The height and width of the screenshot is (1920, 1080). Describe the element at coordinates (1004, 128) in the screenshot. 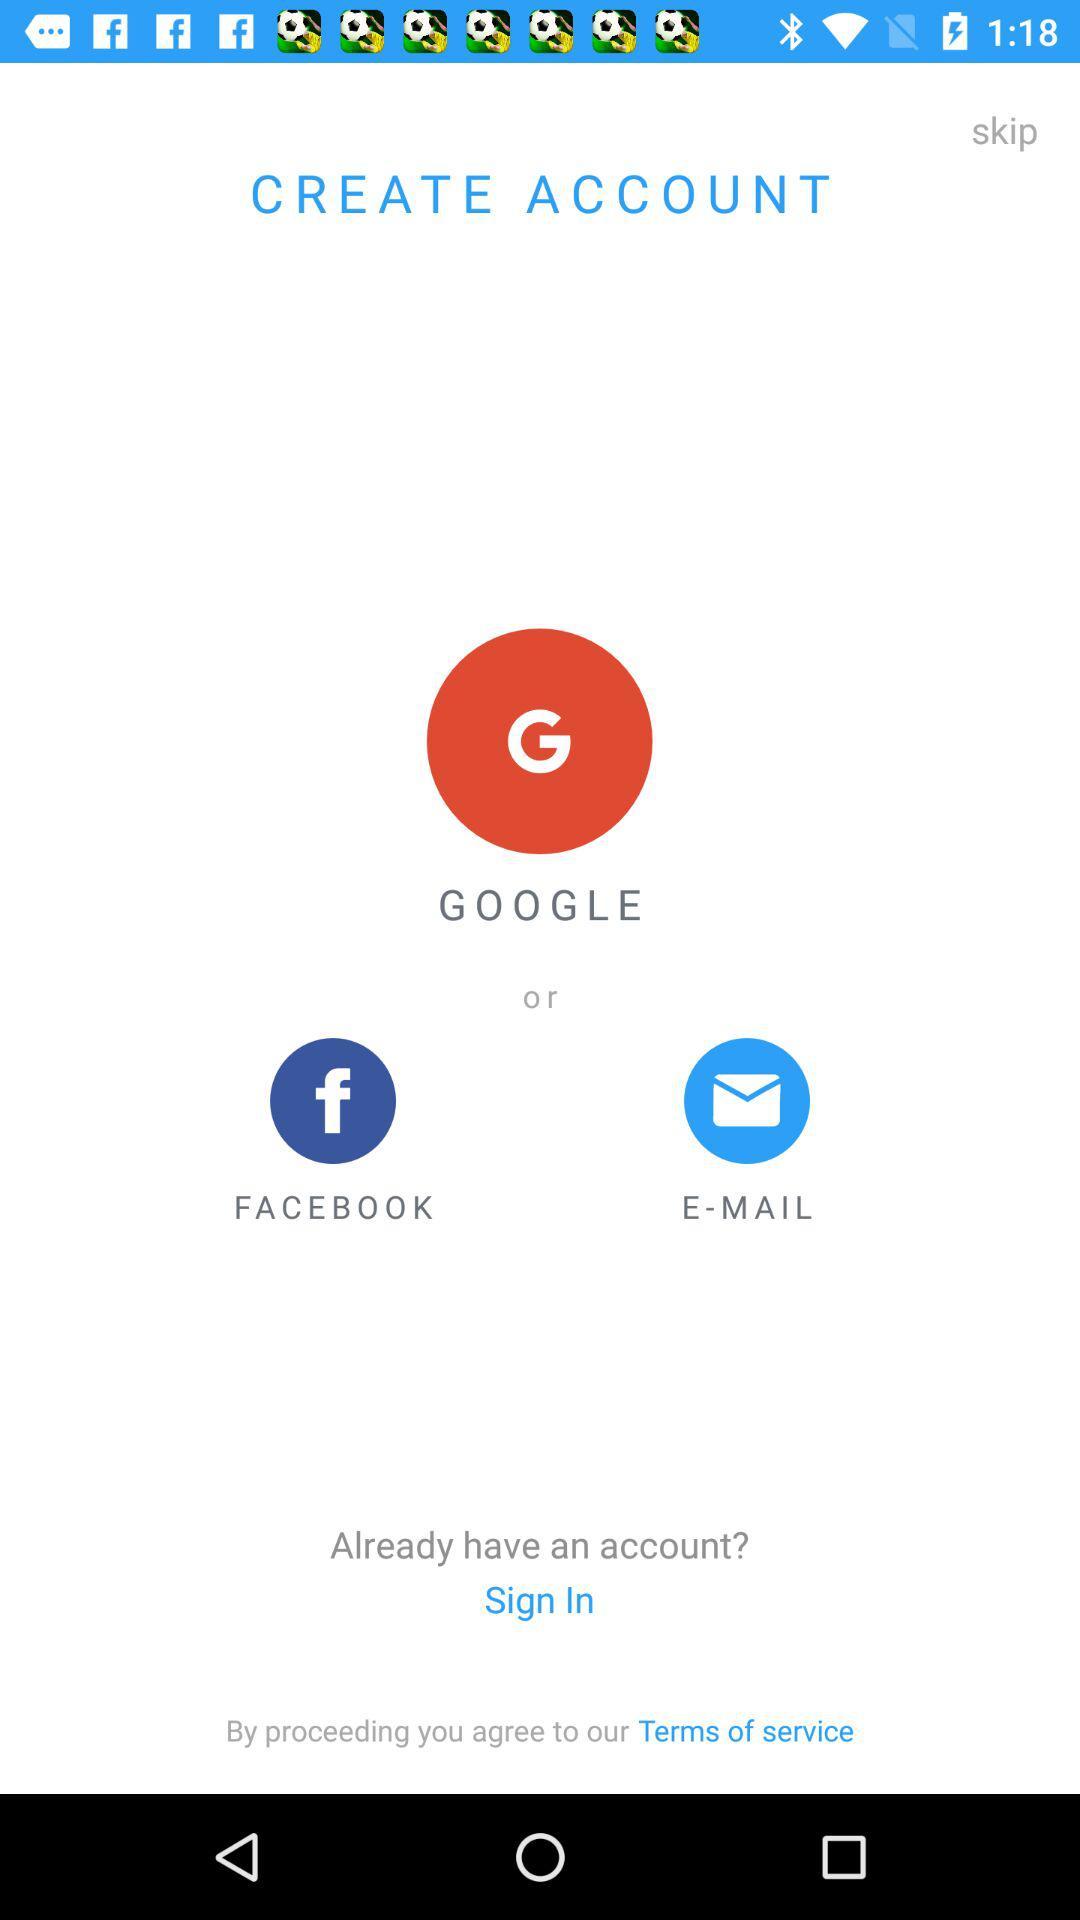

I see `skip item` at that location.